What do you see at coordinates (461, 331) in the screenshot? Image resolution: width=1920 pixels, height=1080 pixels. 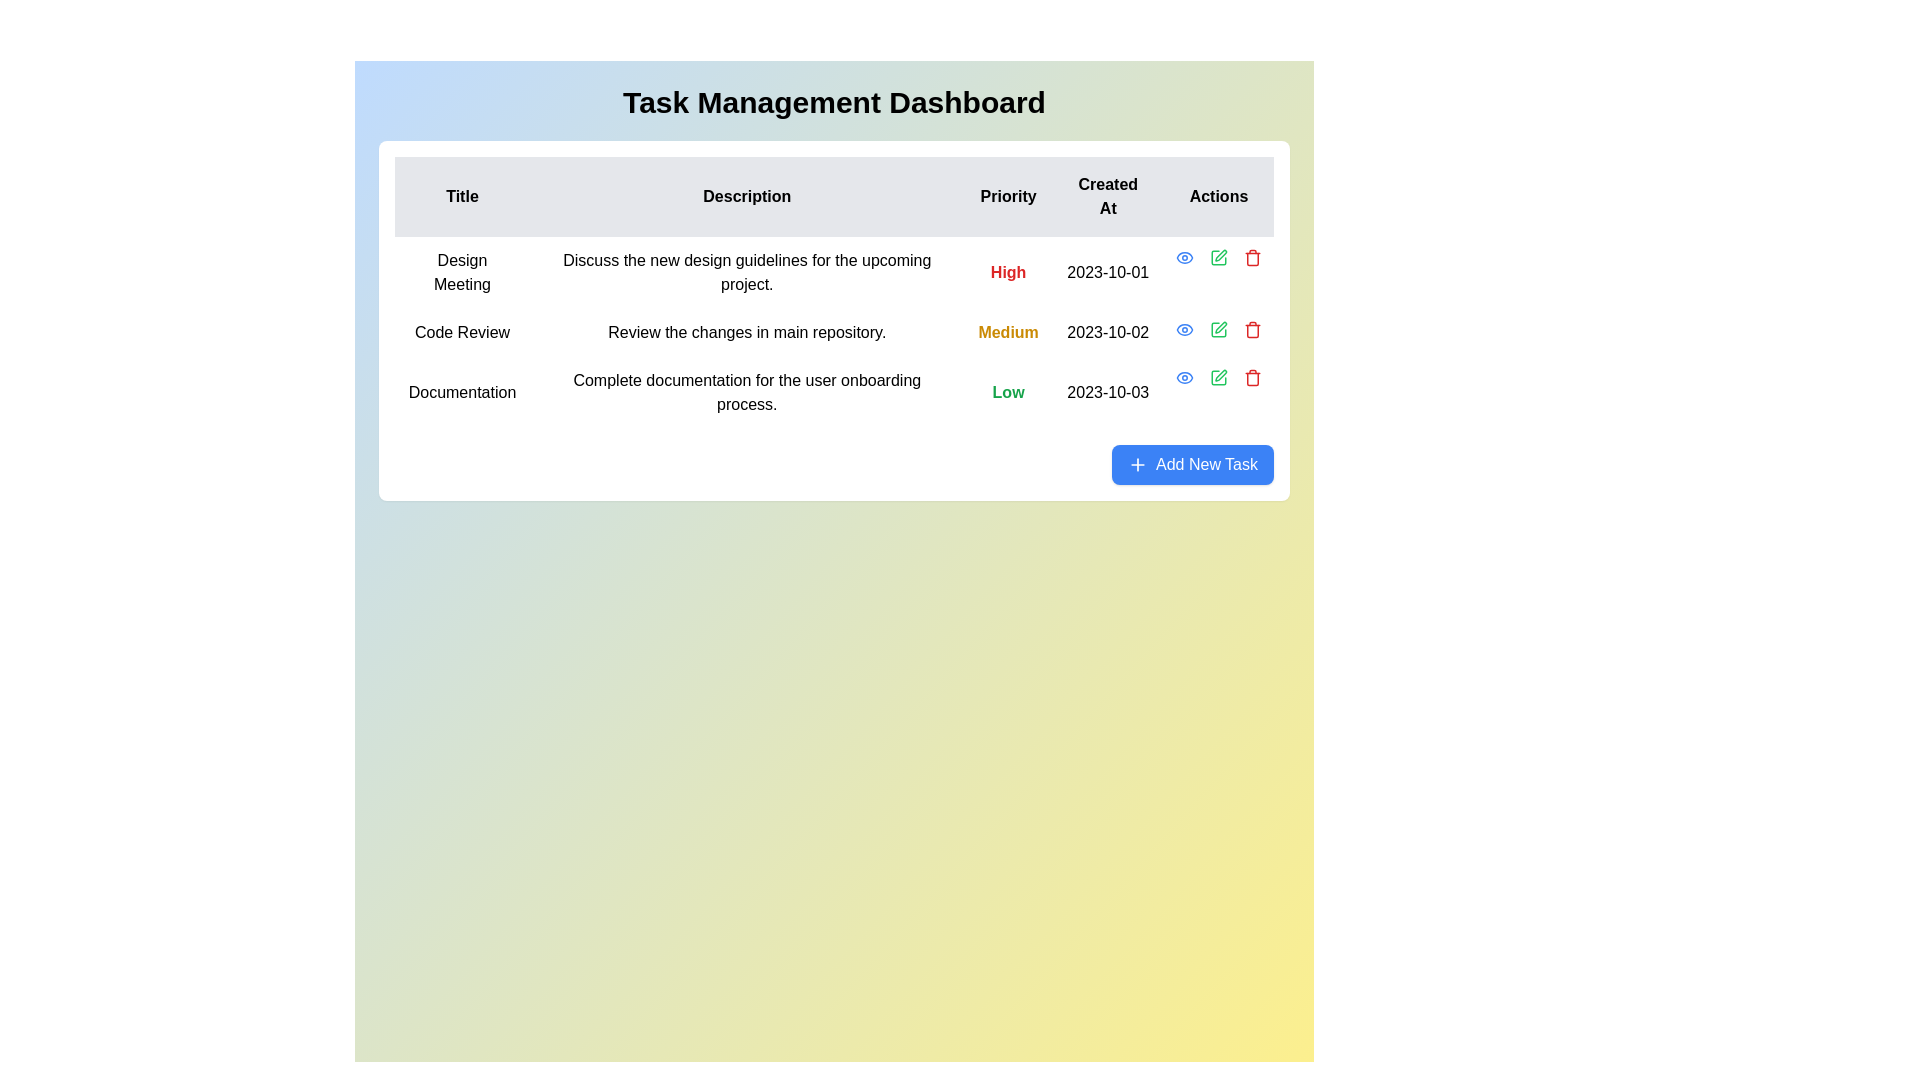 I see `text from the 'Code Review' label located in the task table under the 'Title' column, which is prominently displayed at the beginning of the task row` at bounding box center [461, 331].